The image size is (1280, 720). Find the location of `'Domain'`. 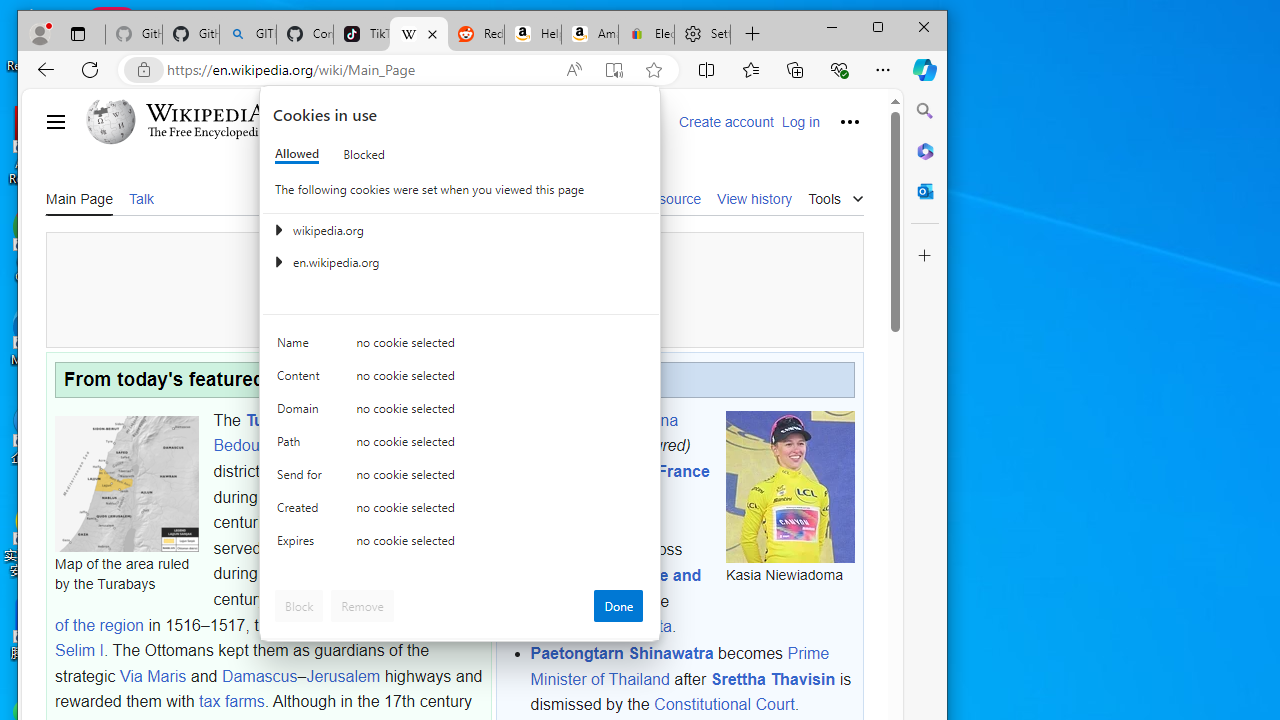

'Domain' is located at coordinates (301, 412).